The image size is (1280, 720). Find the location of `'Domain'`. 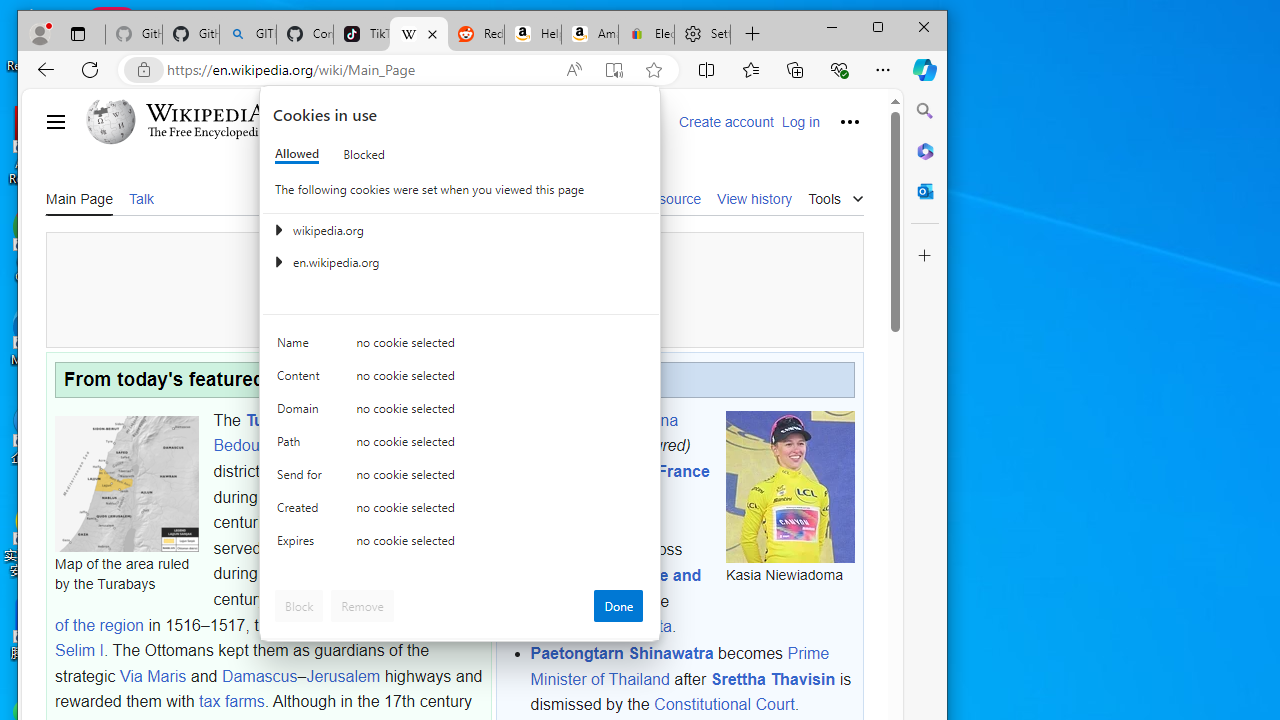

'Domain' is located at coordinates (301, 412).